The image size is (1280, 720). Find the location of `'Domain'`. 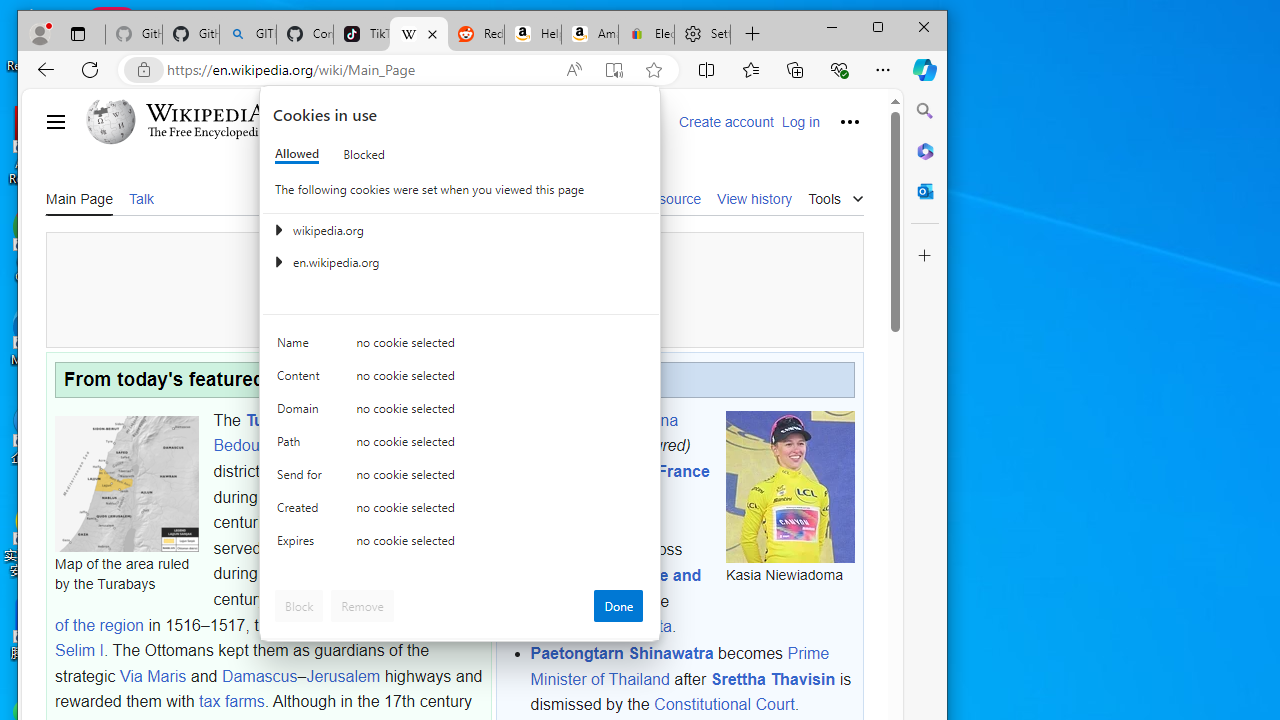

'Domain' is located at coordinates (301, 412).